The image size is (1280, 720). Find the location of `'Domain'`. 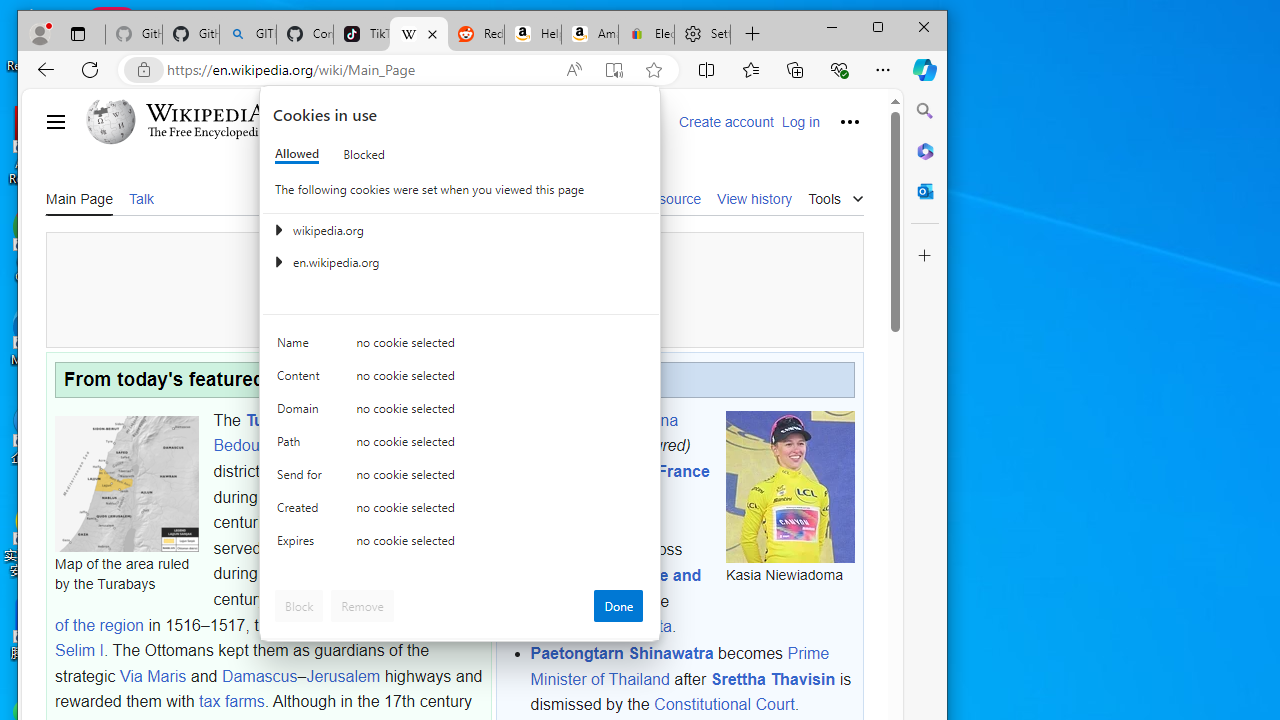

'Domain' is located at coordinates (301, 412).